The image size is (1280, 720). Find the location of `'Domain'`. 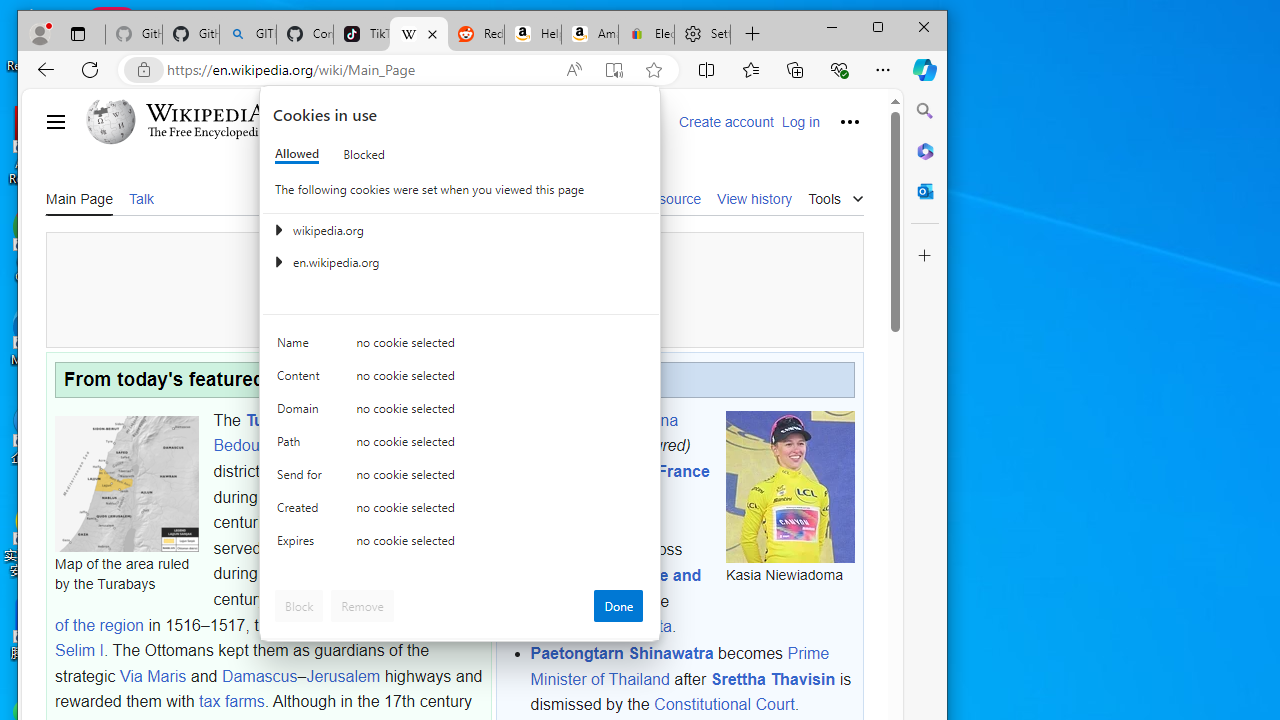

'Domain' is located at coordinates (301, 412).